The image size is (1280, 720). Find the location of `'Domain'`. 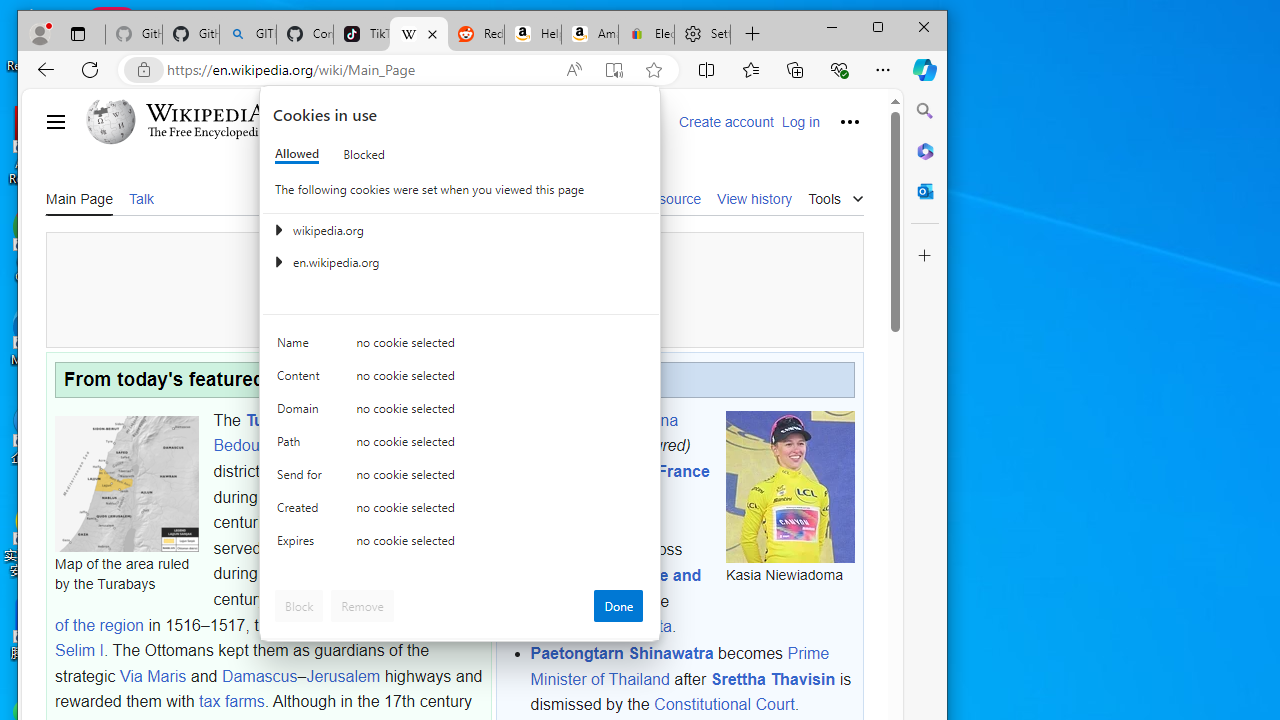

'Domain' is located at coordinates (301, 412).